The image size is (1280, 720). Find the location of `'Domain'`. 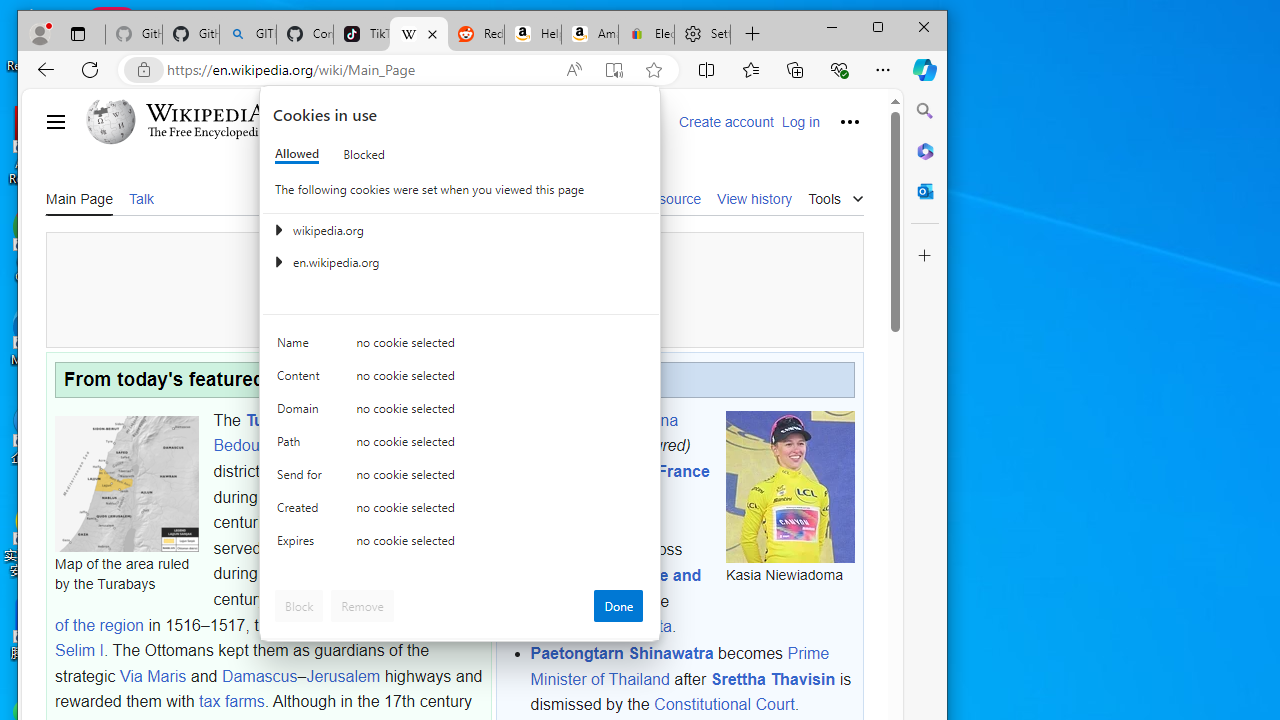

'Domain' is located at coordinates (301, 412).